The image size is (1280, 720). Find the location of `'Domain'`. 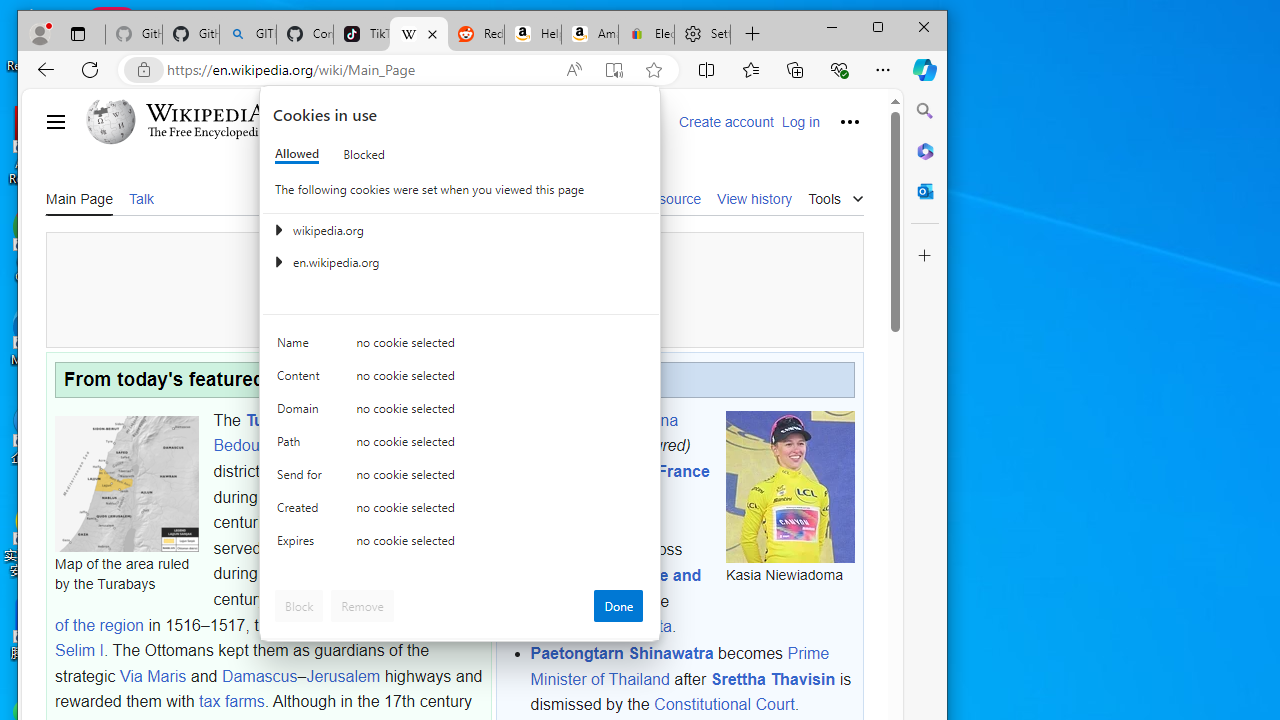

'Domain' is located at coordinates (301, 412).